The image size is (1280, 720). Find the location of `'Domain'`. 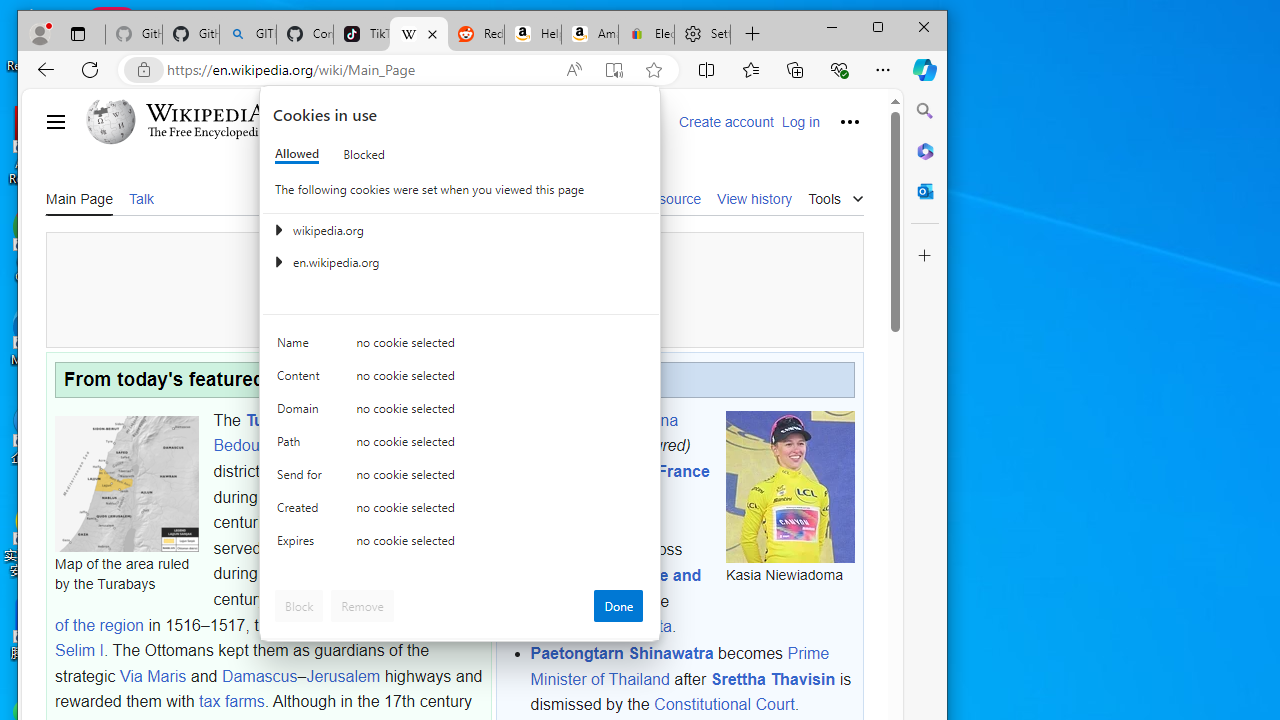

'Domain' is located at coordinates (301, 412).